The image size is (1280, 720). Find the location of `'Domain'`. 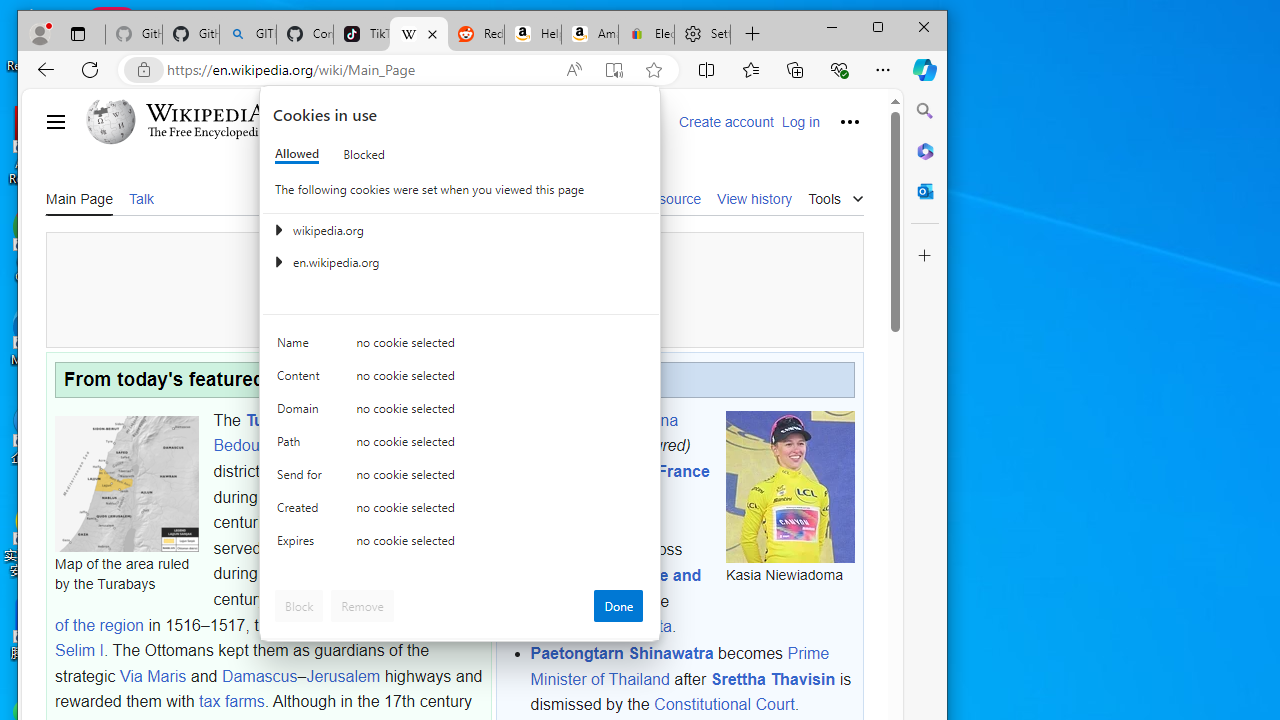

'Domain' is located at coordinates (301, 412).